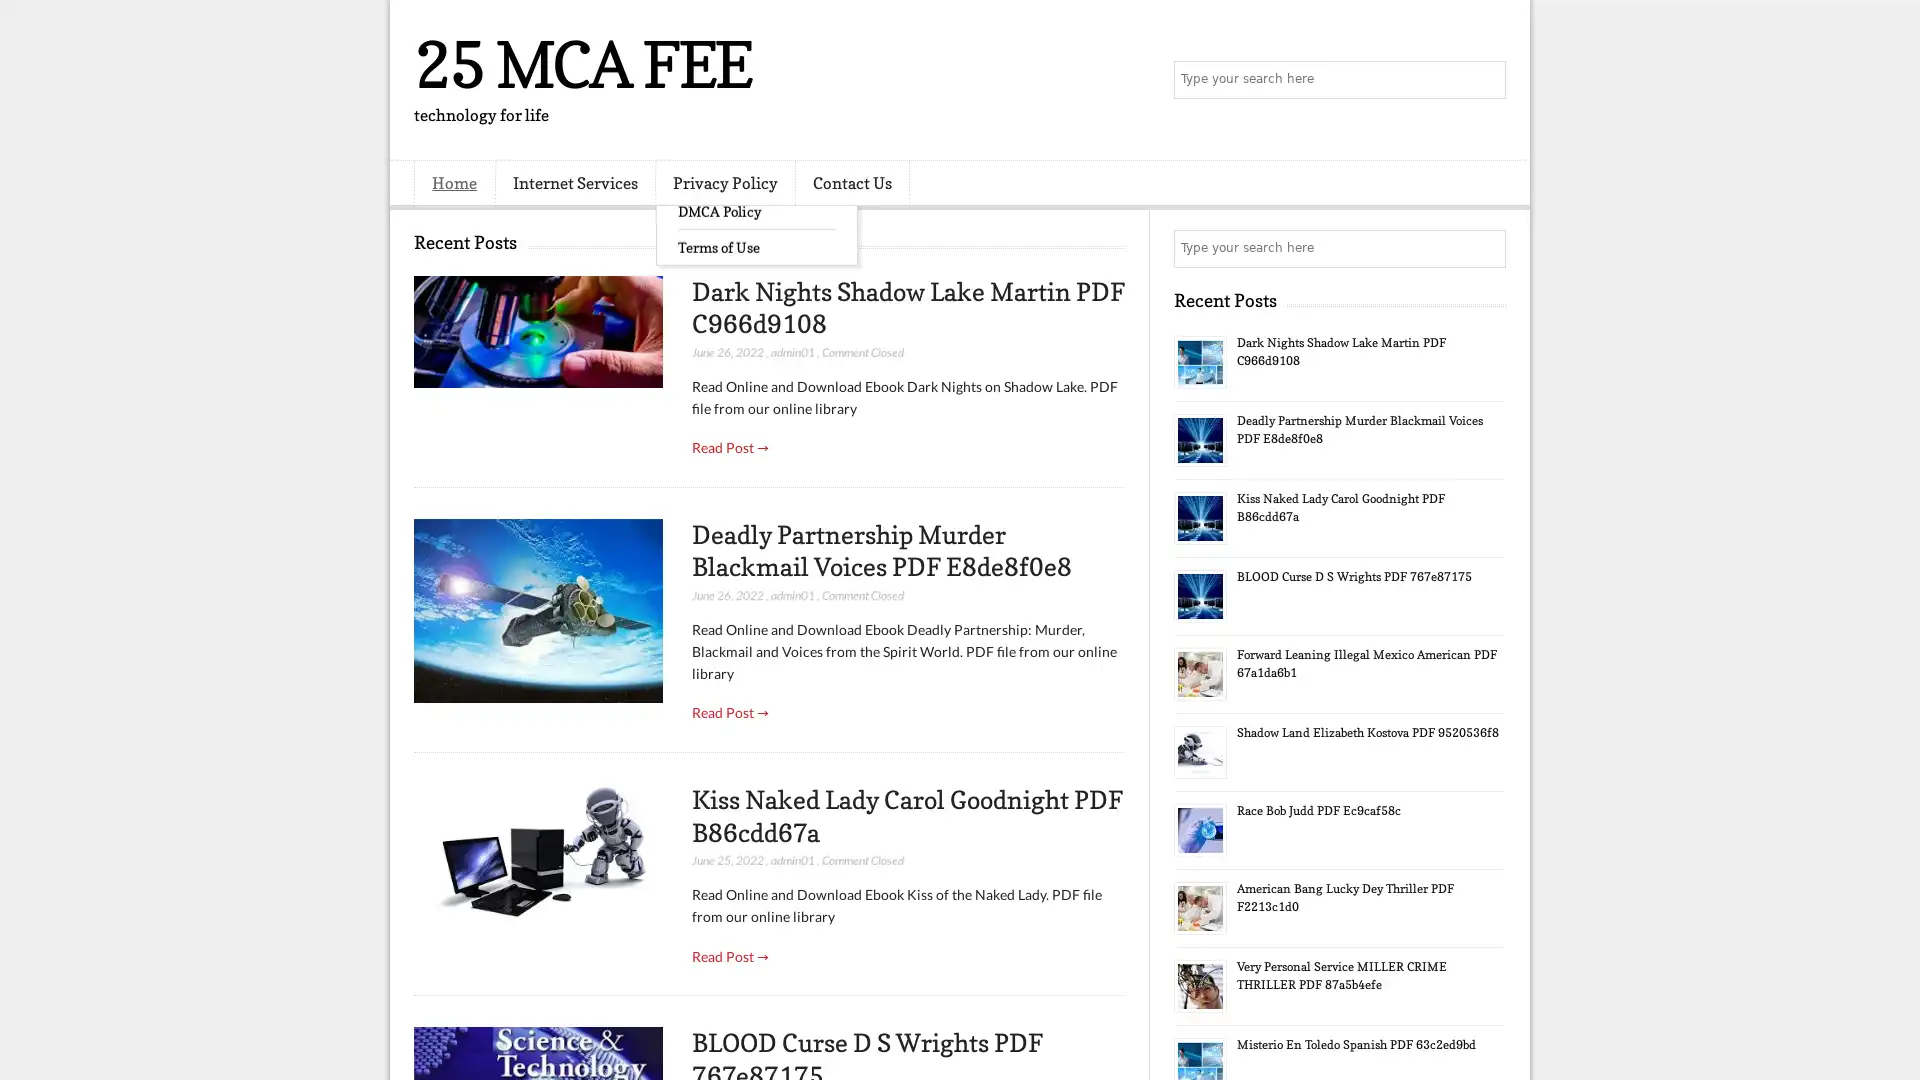 The width and height of the screenshot is (1920, 1080). I want to click on Search, so click(1485, 80).